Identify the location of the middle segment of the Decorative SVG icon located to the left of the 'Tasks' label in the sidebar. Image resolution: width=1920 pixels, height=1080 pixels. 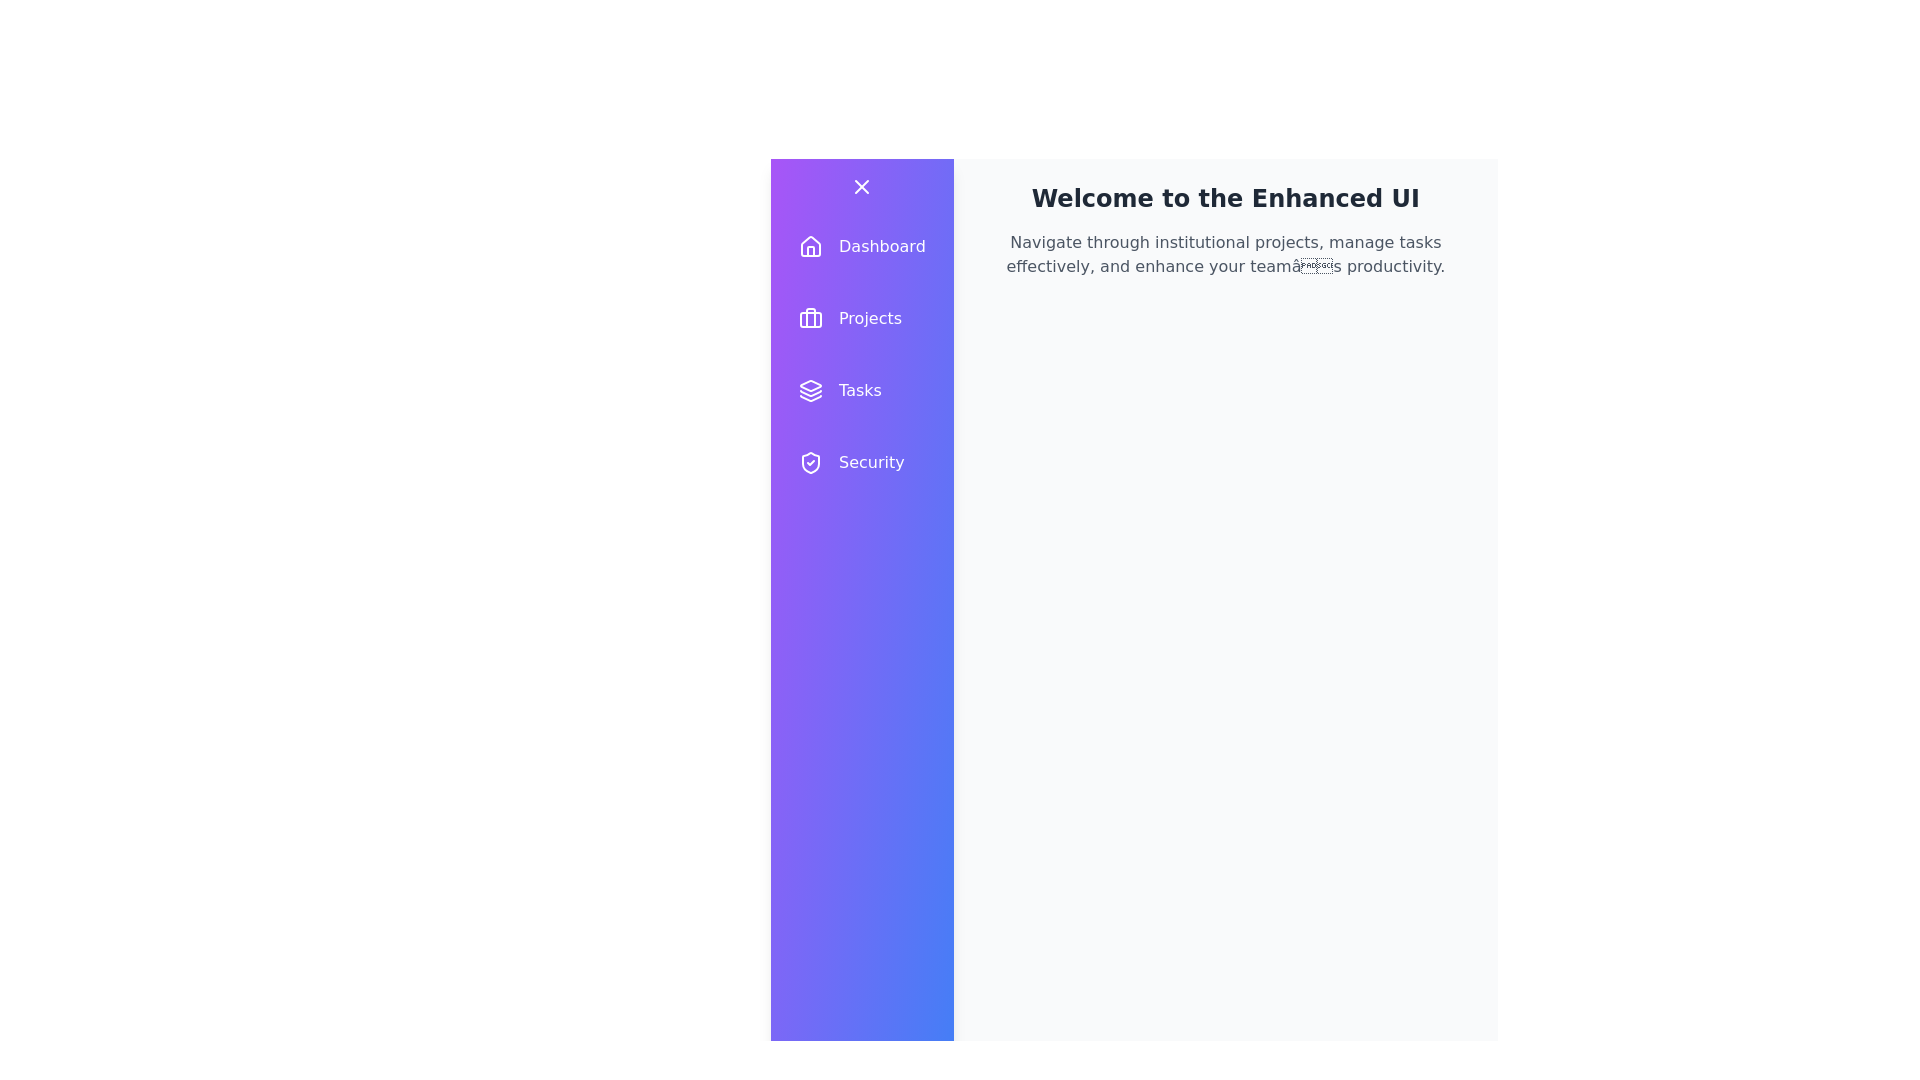
(811, 393).